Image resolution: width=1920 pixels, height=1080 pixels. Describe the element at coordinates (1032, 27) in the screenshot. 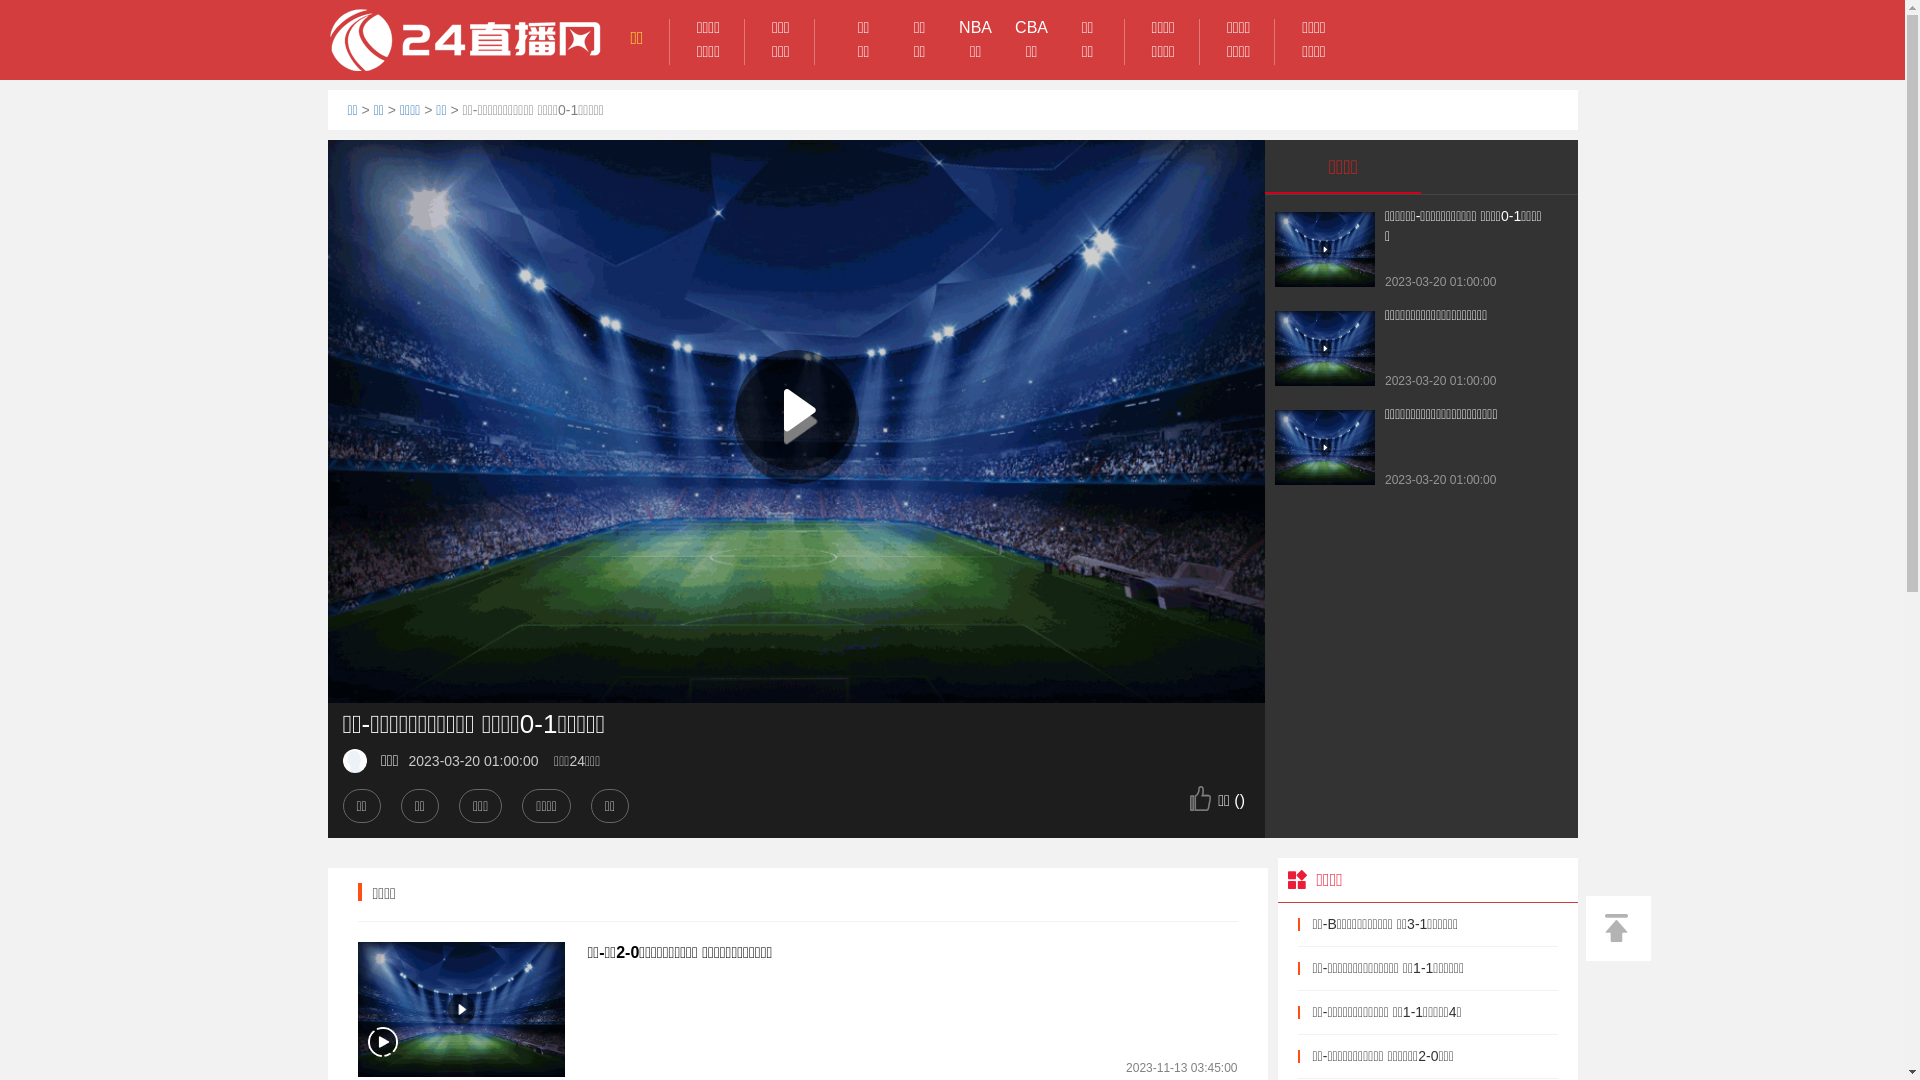

I see `'CBA'` at that location.